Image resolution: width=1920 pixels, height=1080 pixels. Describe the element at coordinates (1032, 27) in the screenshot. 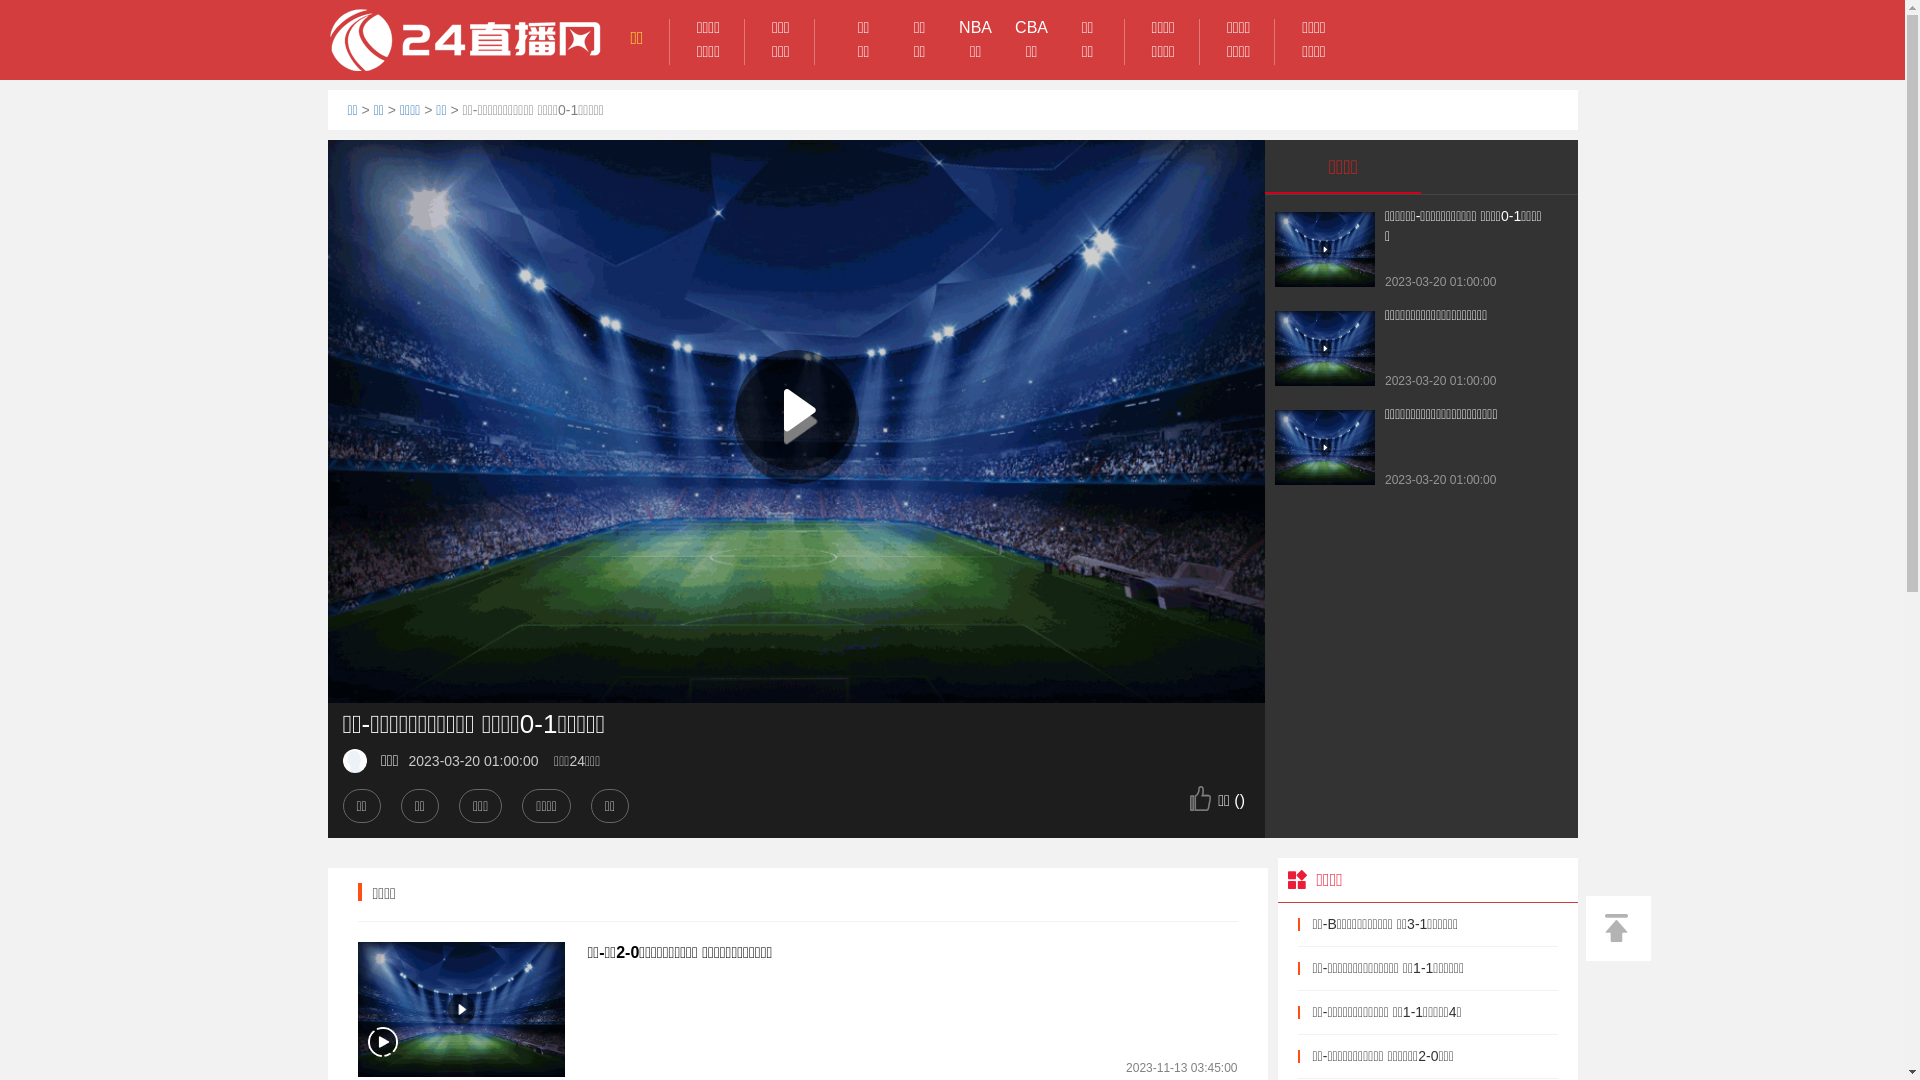

I see `'CBA'` at that location.